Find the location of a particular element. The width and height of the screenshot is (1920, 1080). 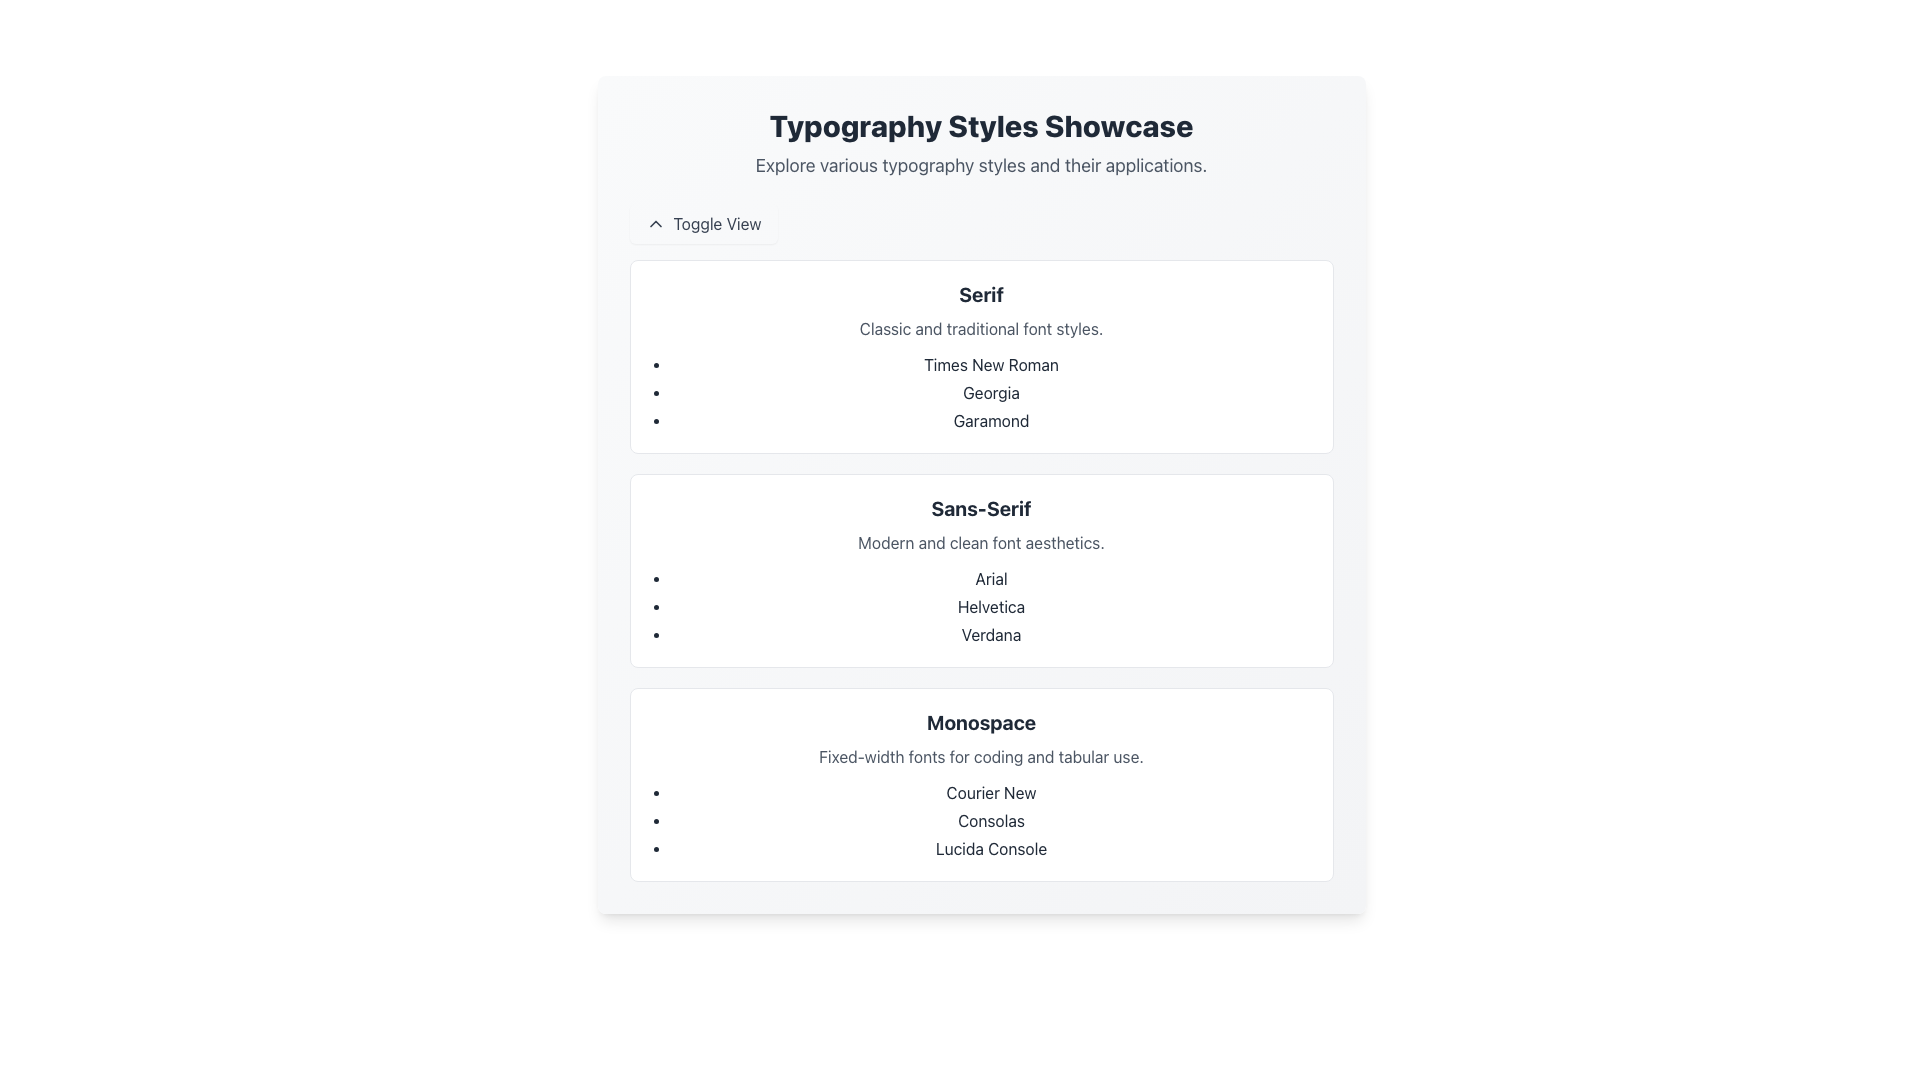

the list of font names ('Arial', 'Helvetica', 'Verdana') that is styled in gray and presented with black bullet points, located in the 'Sans-Serif' section of the application interface is located at coordinates (981, 605).